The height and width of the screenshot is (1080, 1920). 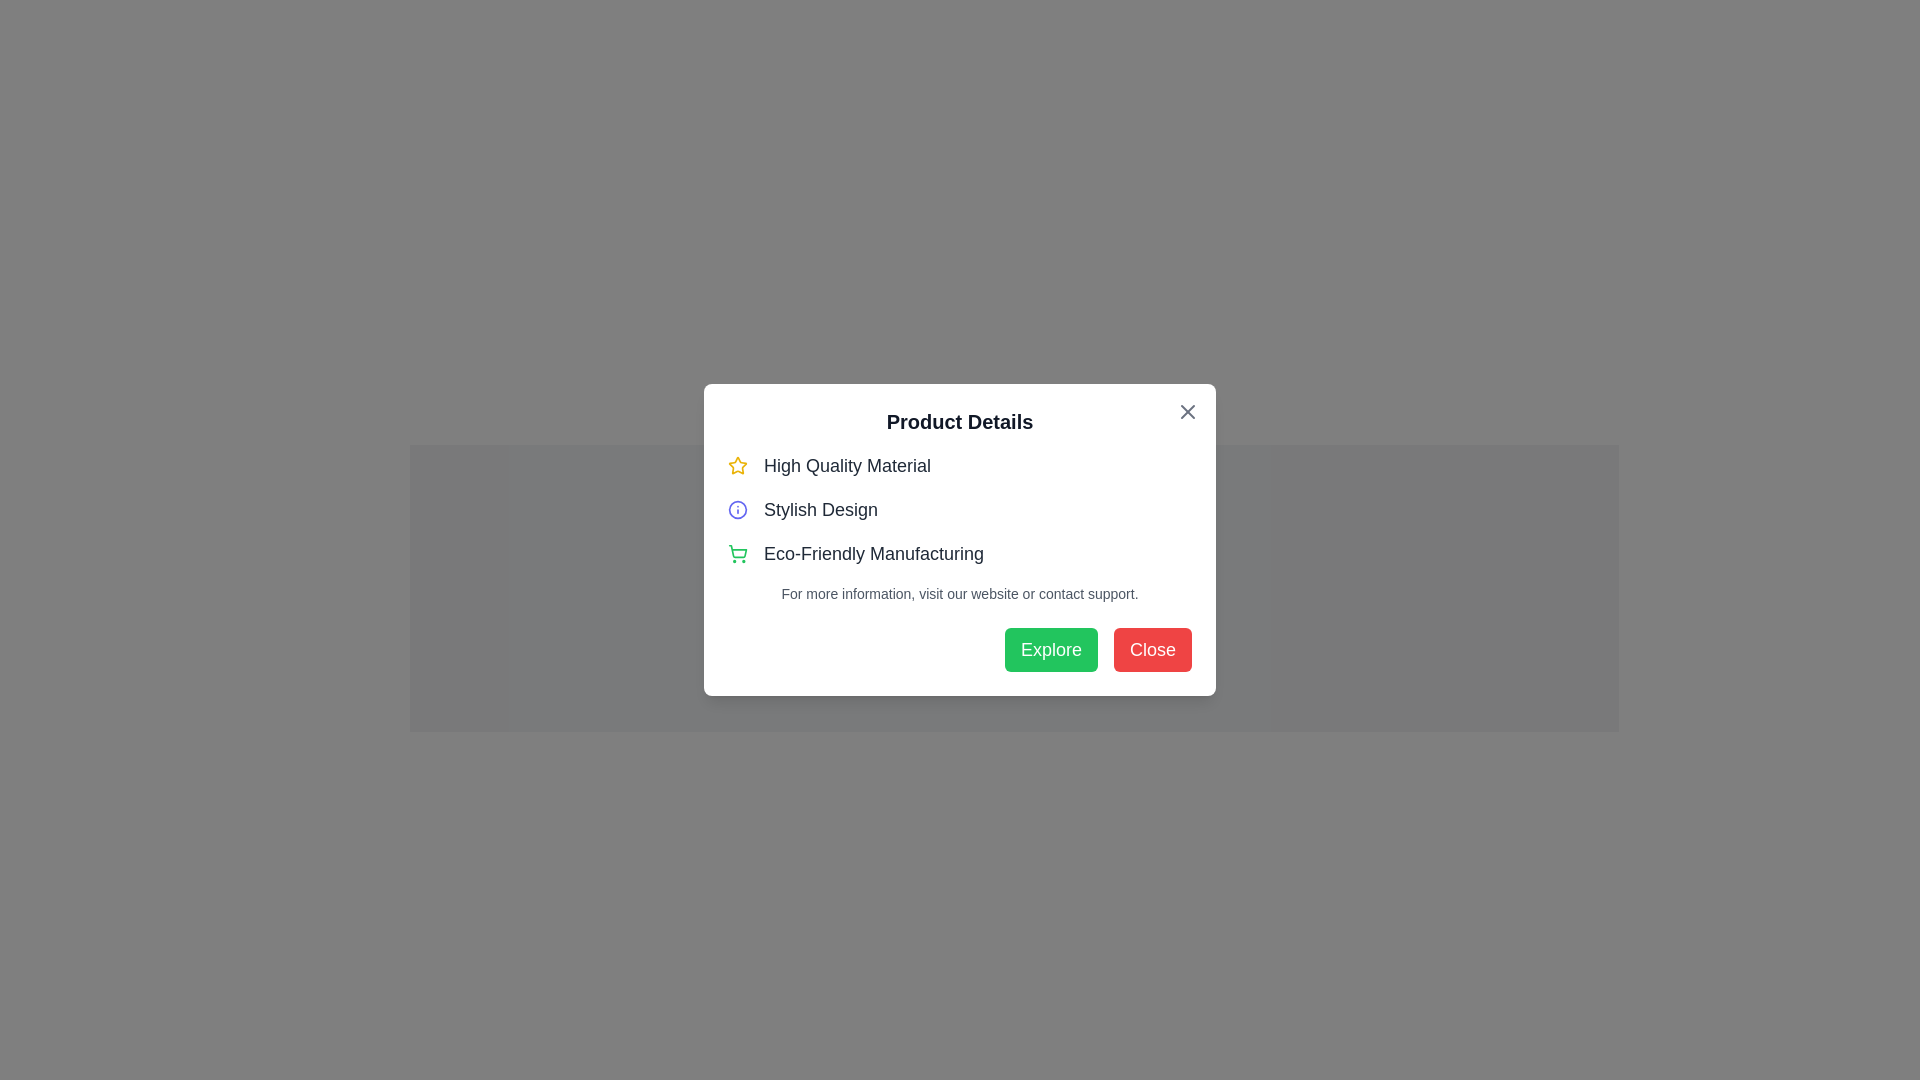 I want to click on the second row descriptive list item highlighting 'Stylish Design' in the central modal, which is located between 'High Quality Material' and 'Eco-Friendly Manufacturing', so click(x=960, y=508).